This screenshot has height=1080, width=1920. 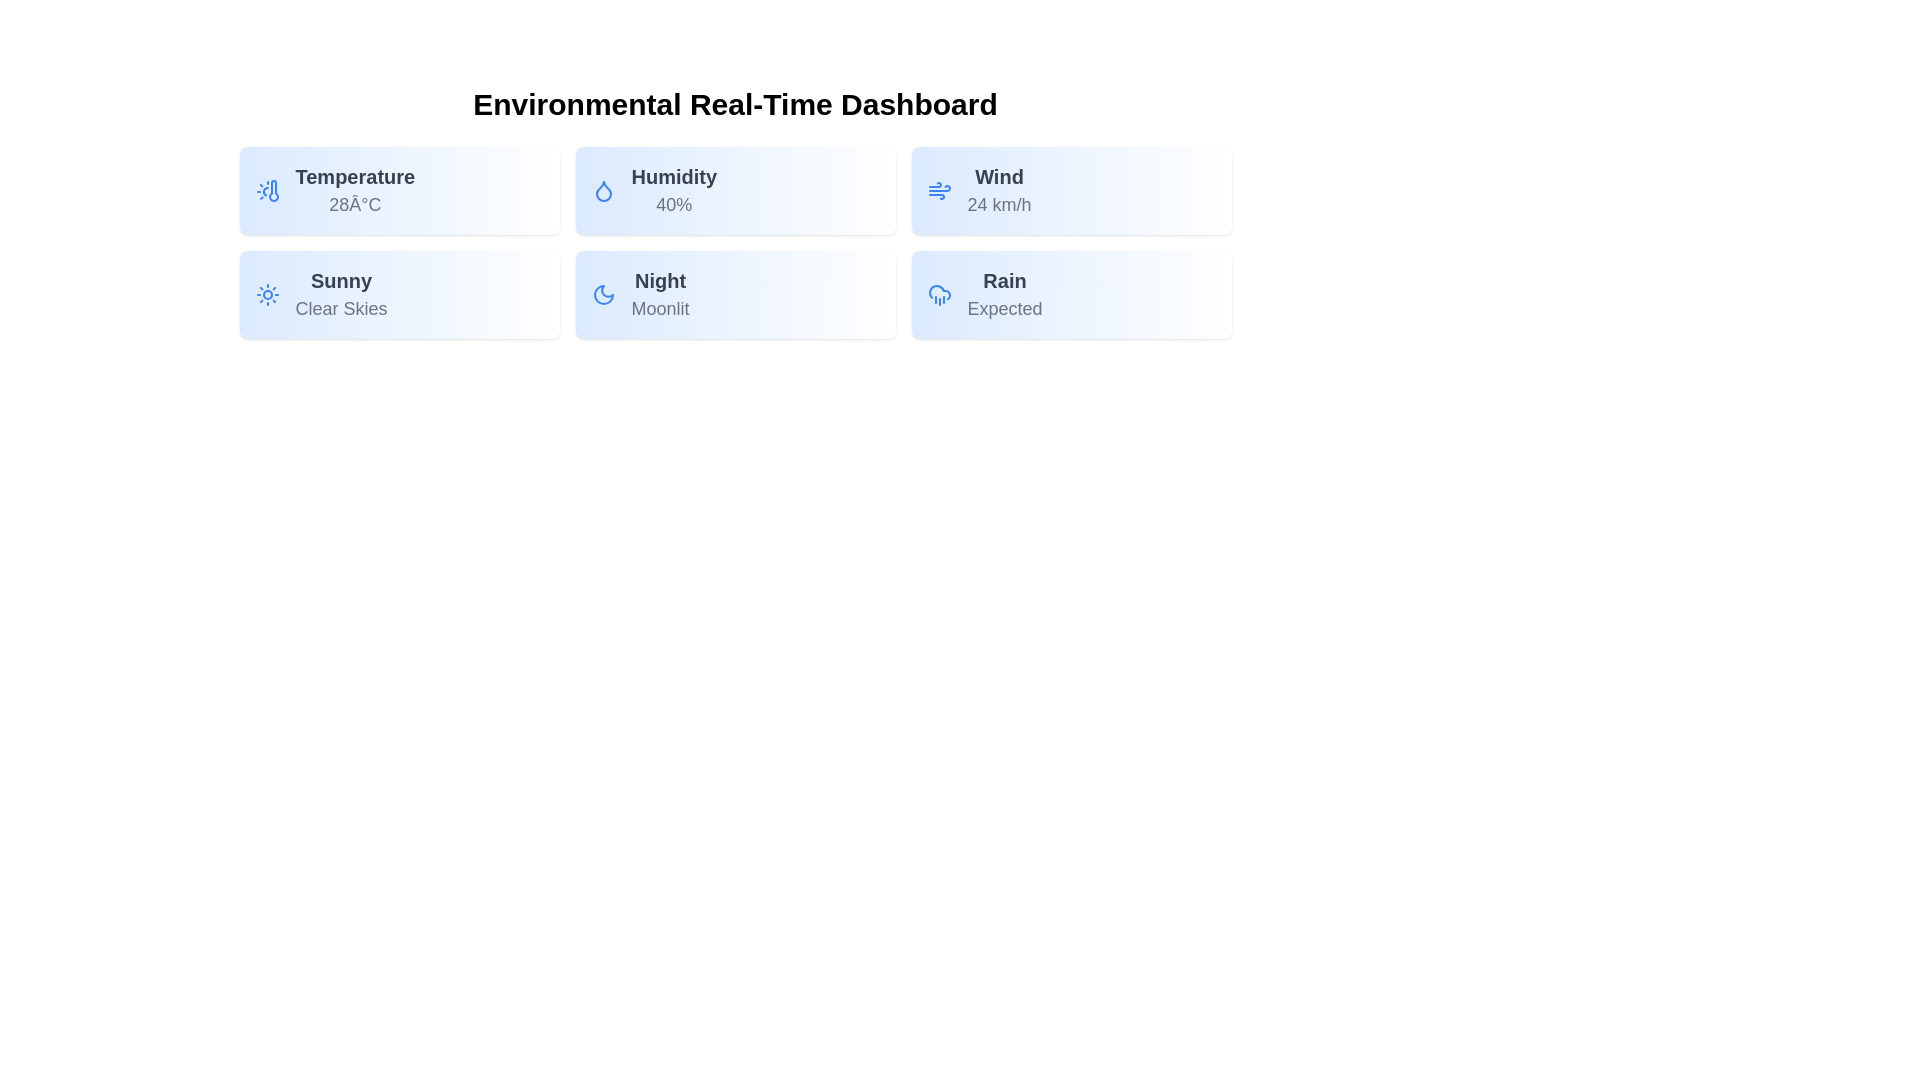 What do you see at coordinates (355, 176) in the screenshot?
I see `the 'Temperature' label which is styled in bold, large, gray text located at the top left of the first card in the weather information grid layout` at bounding box center [355, 176].